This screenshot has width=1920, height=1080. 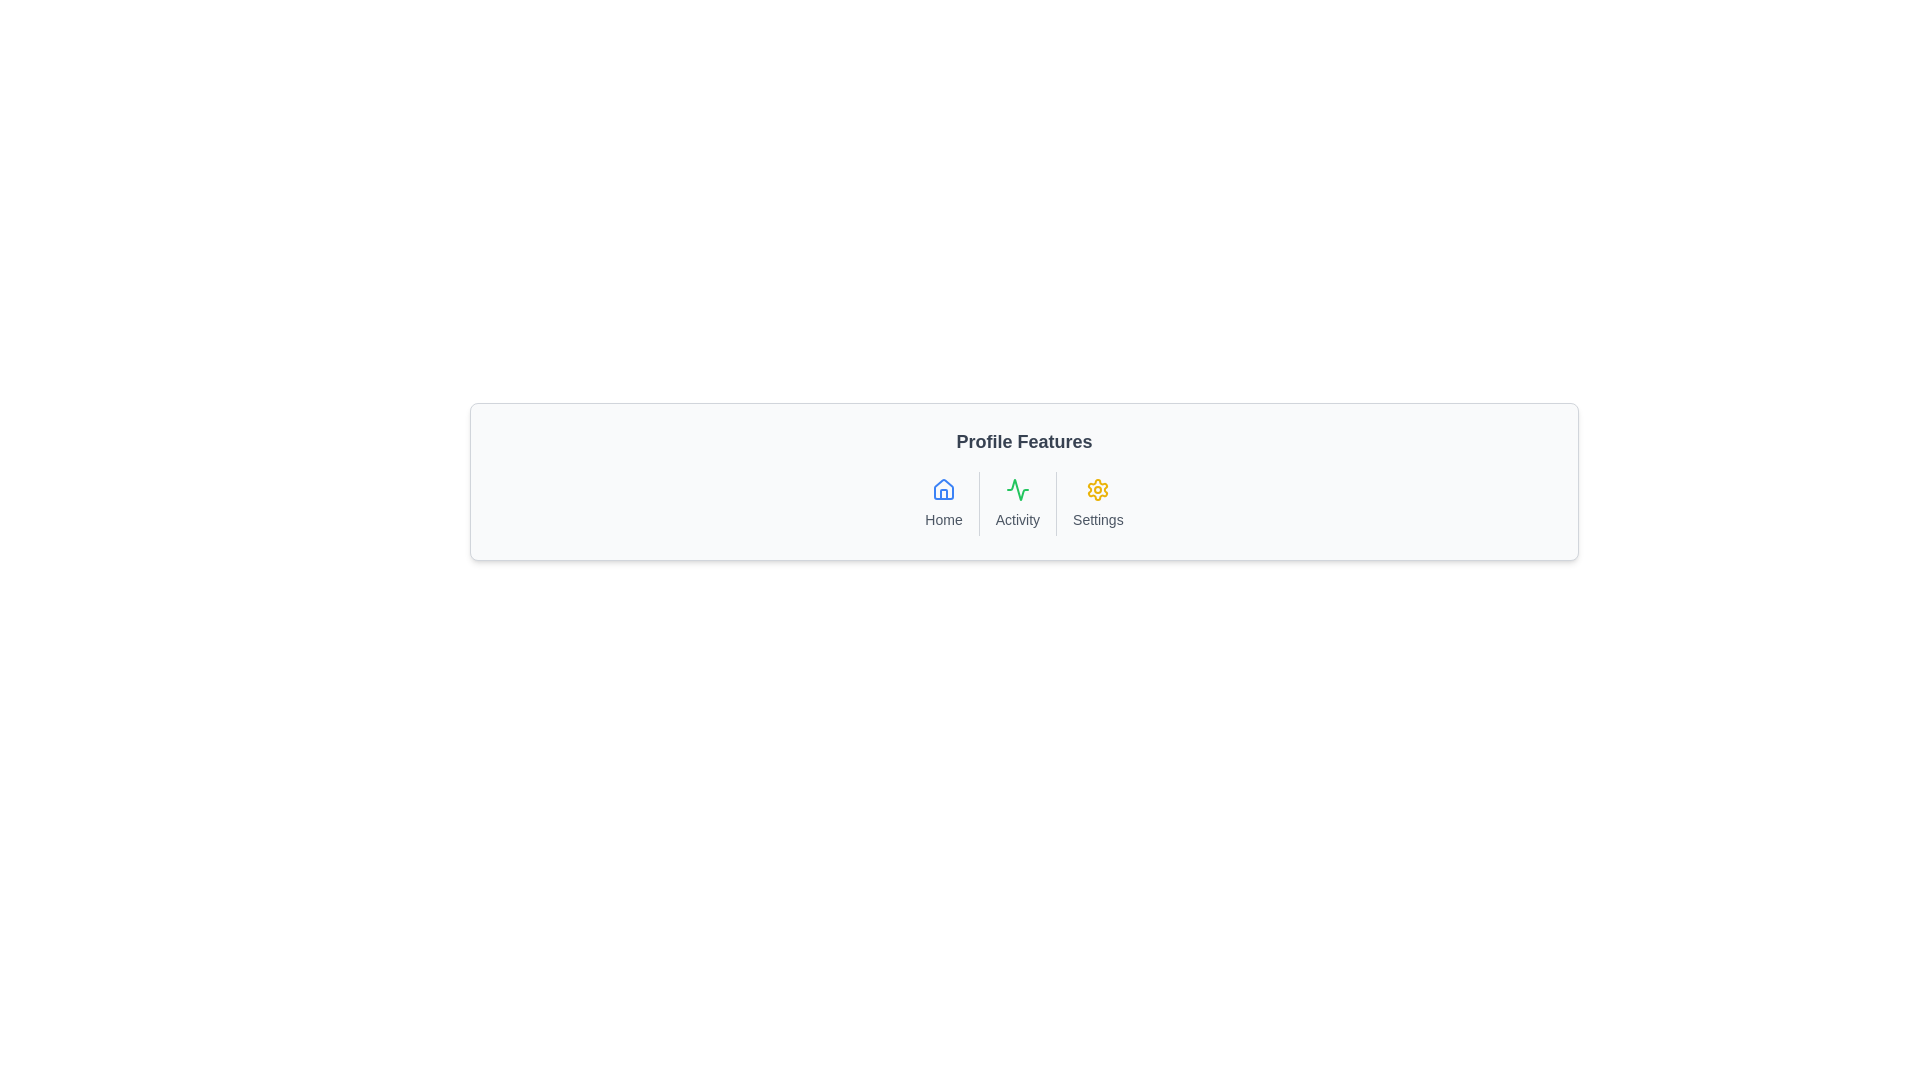 I want to click on the blue outlined house icon in the navigation area, so click(x=943, y=489).